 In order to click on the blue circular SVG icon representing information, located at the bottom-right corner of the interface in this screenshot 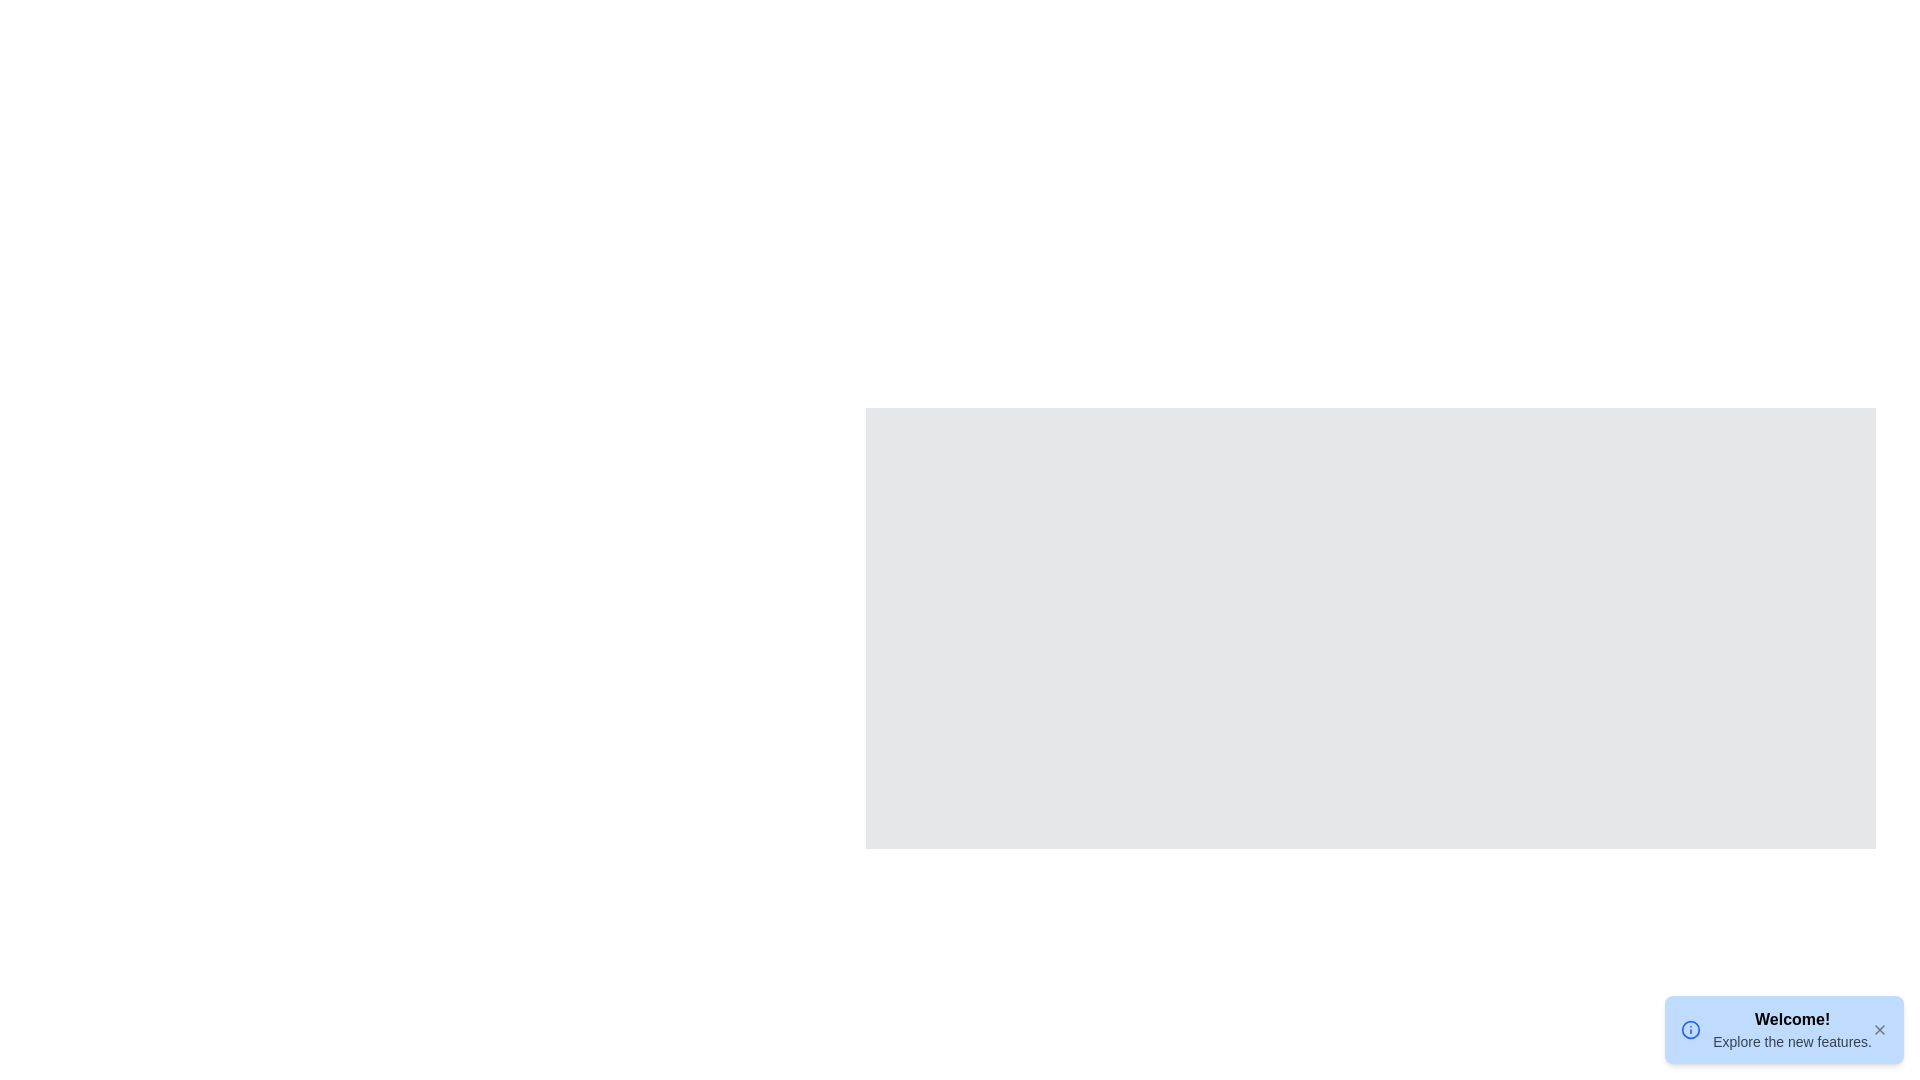, I will do `click(1690, 1029)`.